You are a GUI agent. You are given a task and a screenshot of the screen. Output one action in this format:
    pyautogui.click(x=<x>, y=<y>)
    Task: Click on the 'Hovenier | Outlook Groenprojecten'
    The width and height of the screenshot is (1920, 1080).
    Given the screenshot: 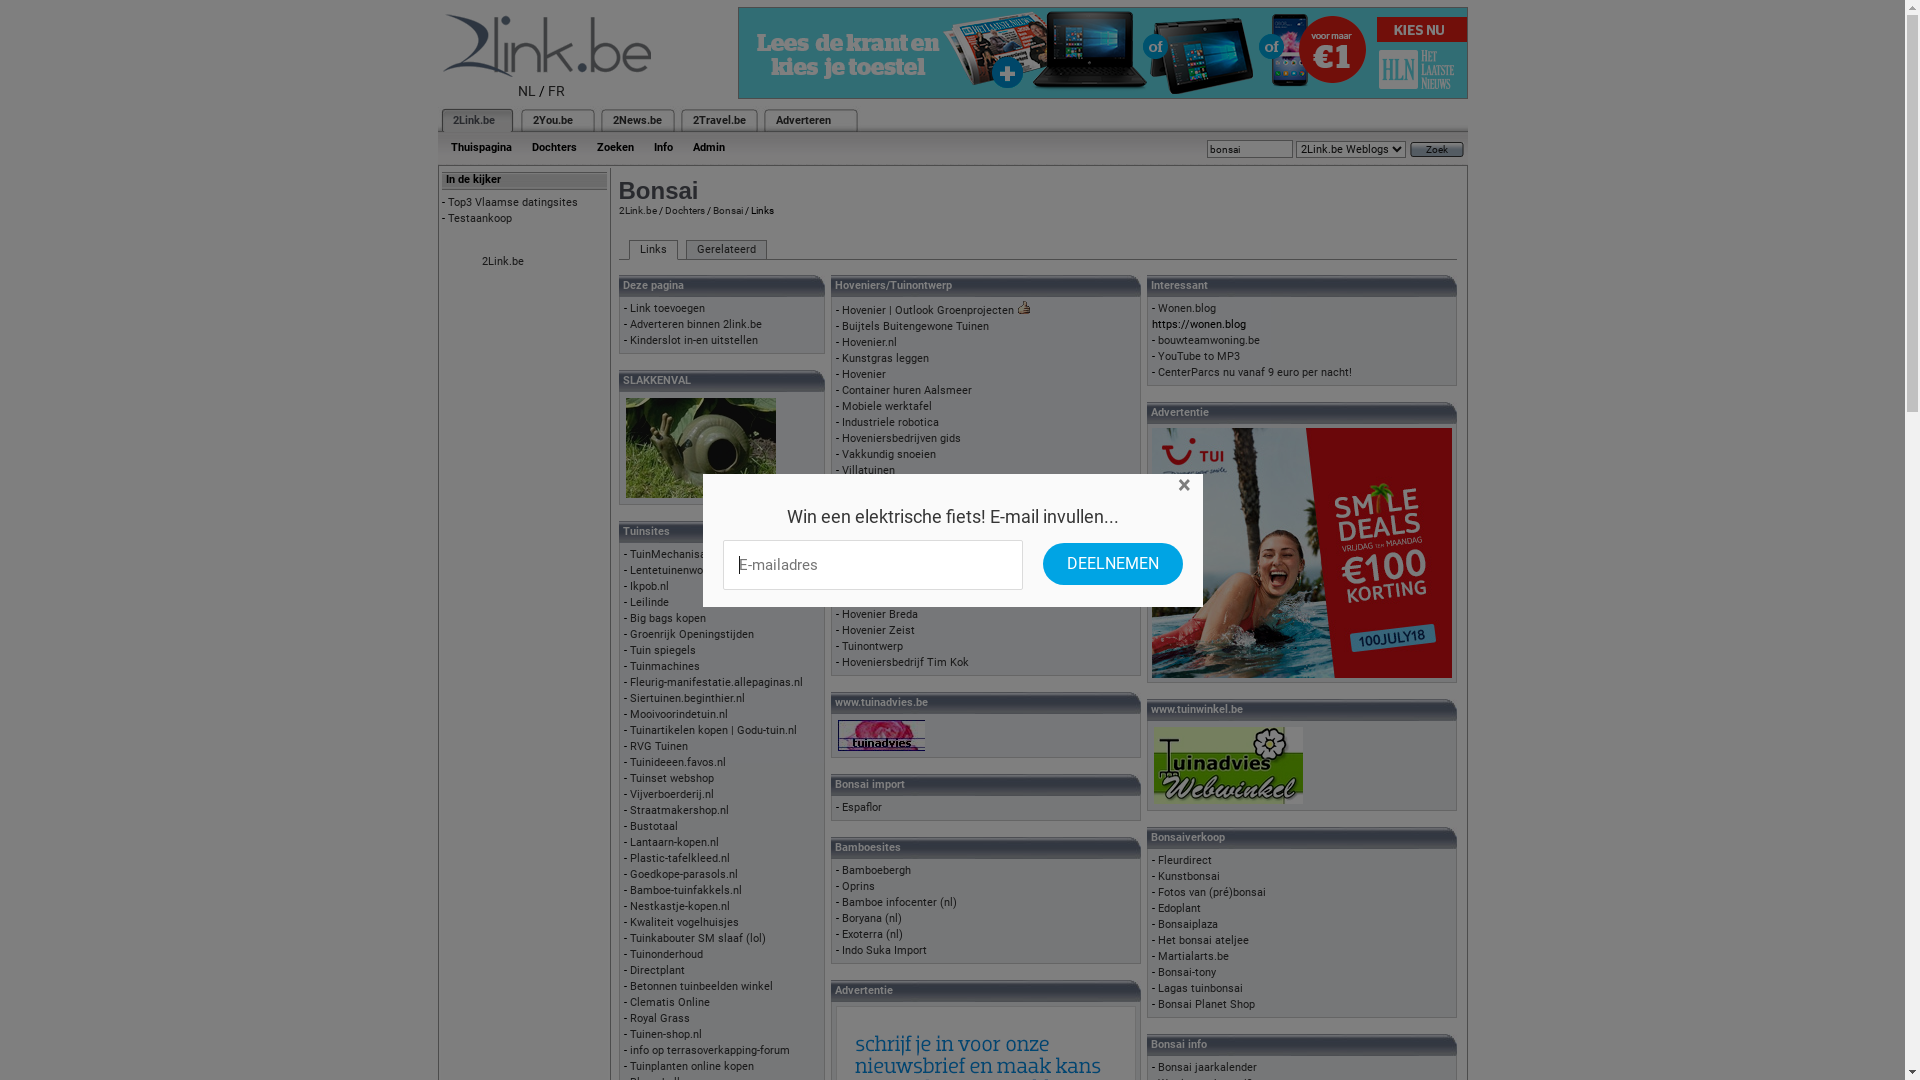 What is the action you would take?
    pyautogui.click(x=926, y=310)
    